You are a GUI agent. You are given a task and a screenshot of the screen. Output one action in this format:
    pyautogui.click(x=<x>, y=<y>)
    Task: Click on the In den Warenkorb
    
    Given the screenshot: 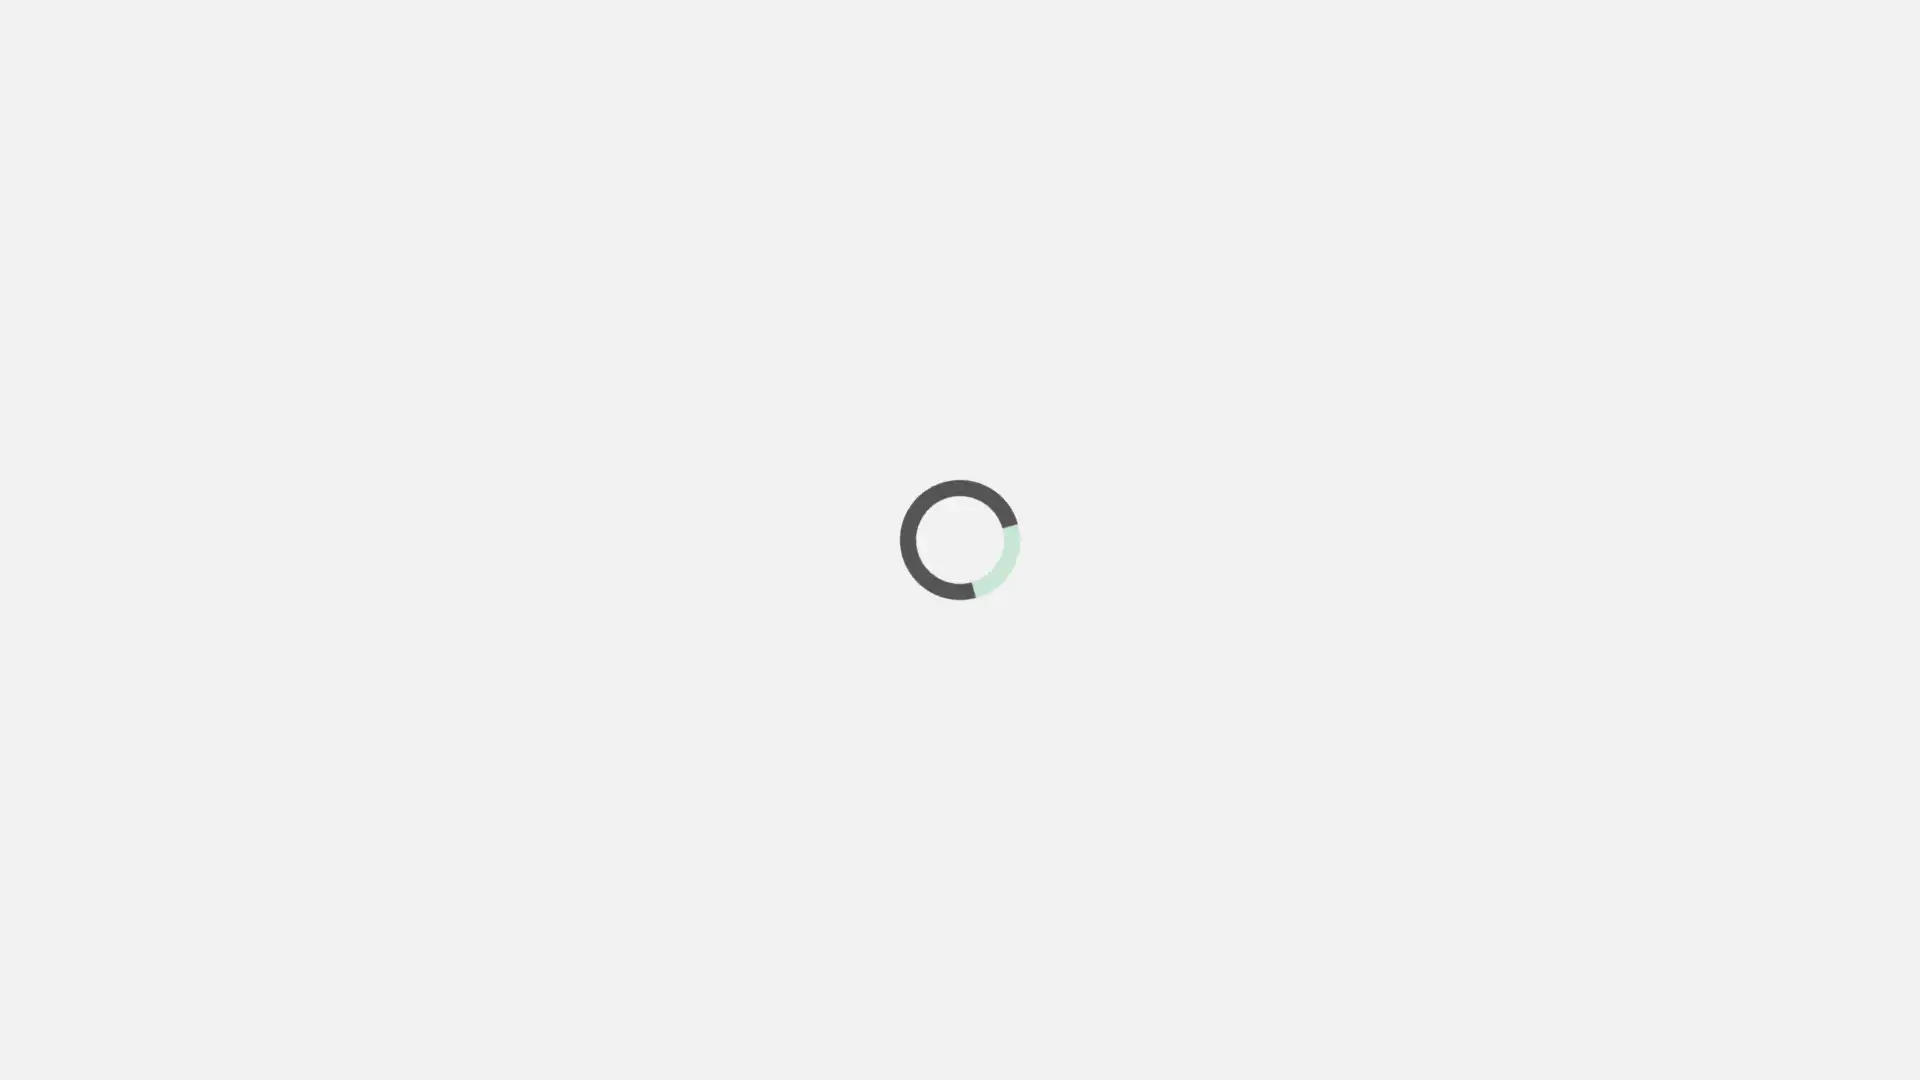 What is the action you would take?
    pyautogui.click(x=1473, y=862)
    